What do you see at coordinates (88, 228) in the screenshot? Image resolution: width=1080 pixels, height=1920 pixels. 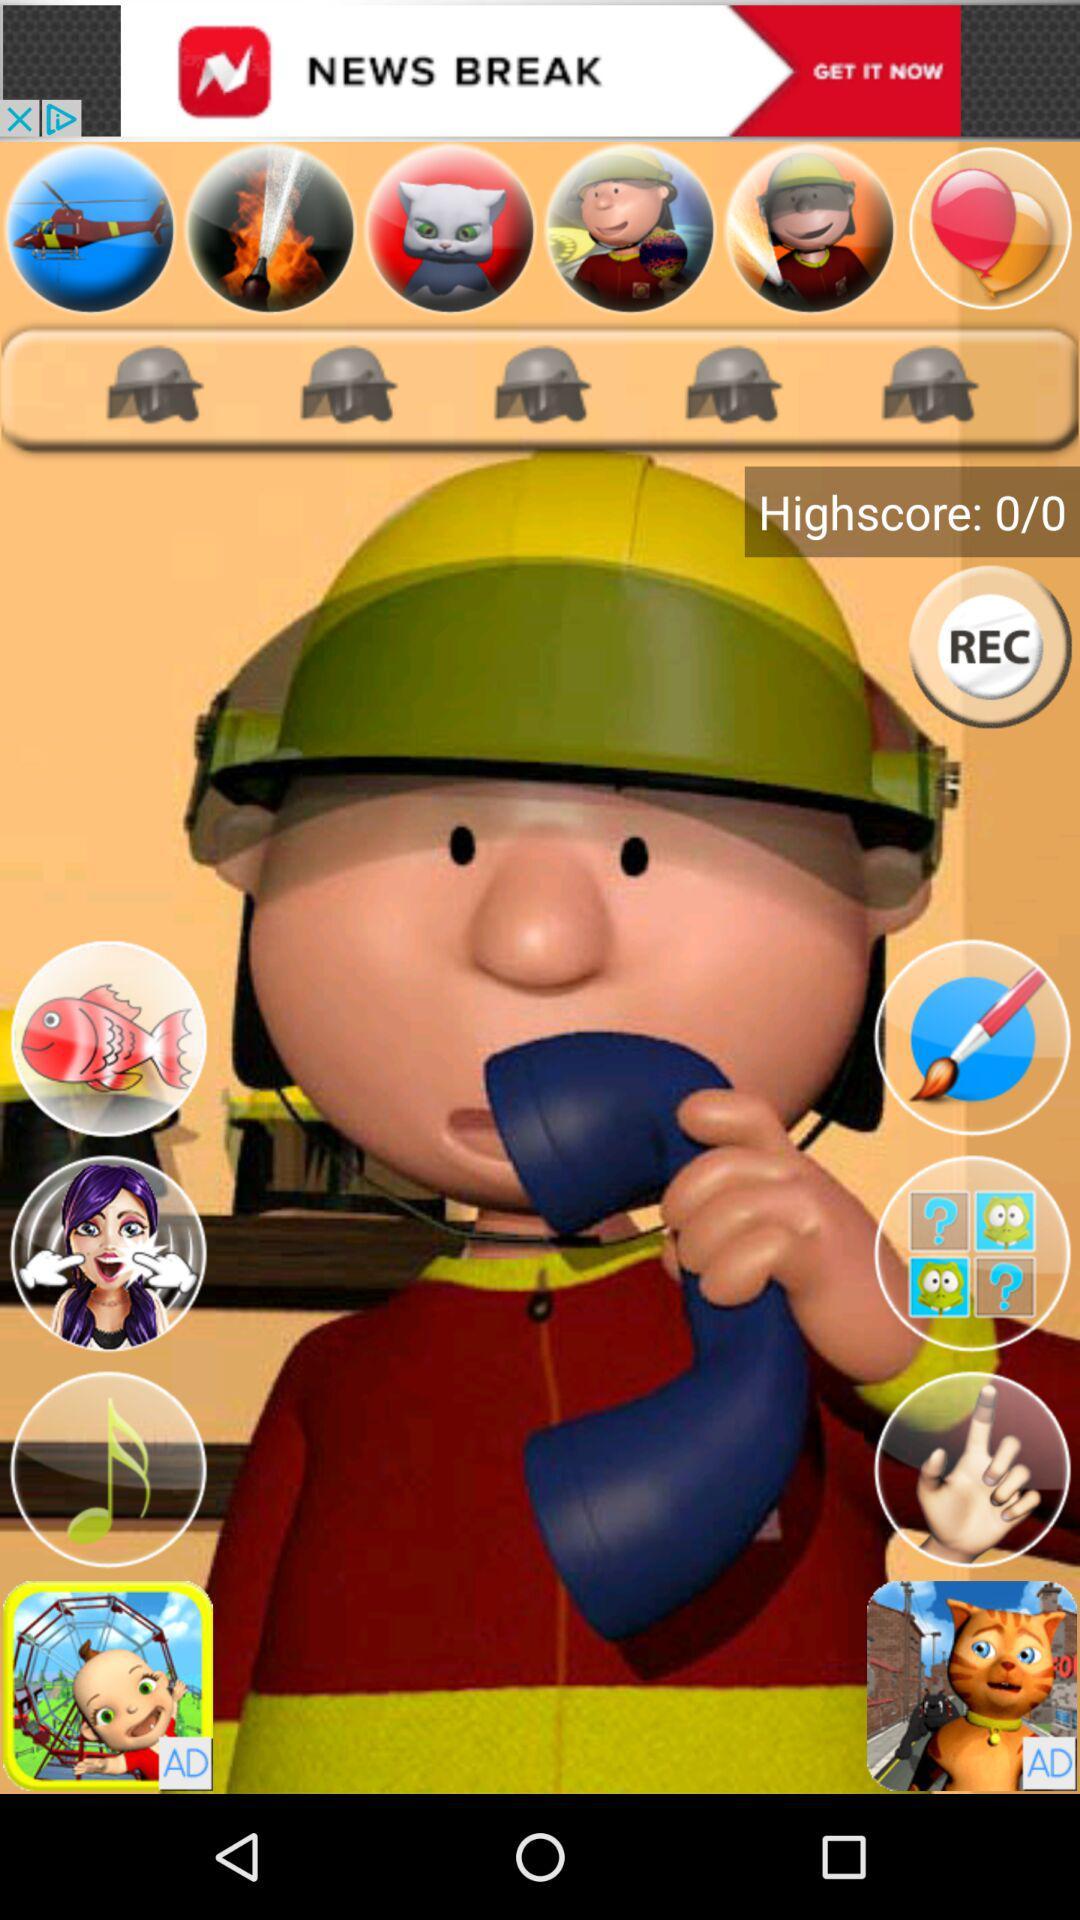 I see `with helicopter` at bounding box center [88, 228].